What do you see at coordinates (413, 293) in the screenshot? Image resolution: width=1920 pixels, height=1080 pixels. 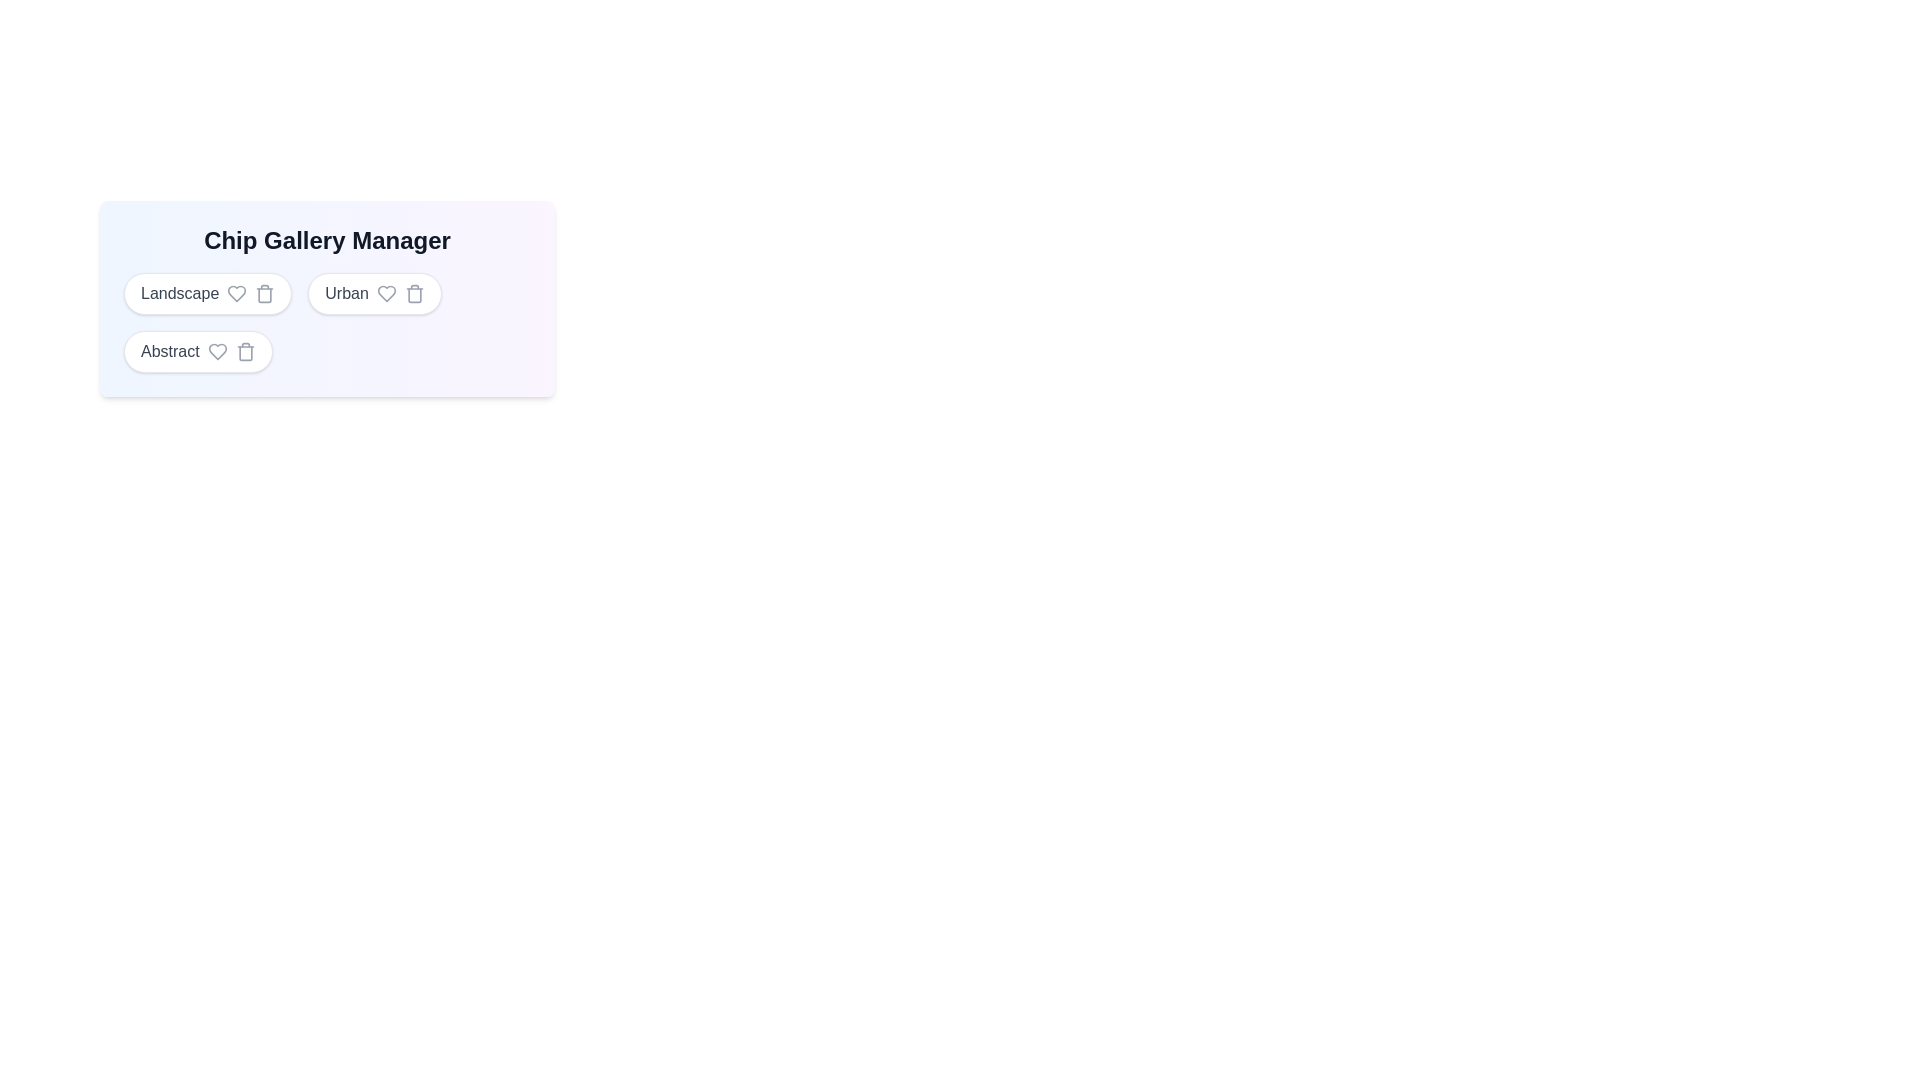 I see `the trash icon next to the chip labeled Urban` at bounding box center [413, 293].